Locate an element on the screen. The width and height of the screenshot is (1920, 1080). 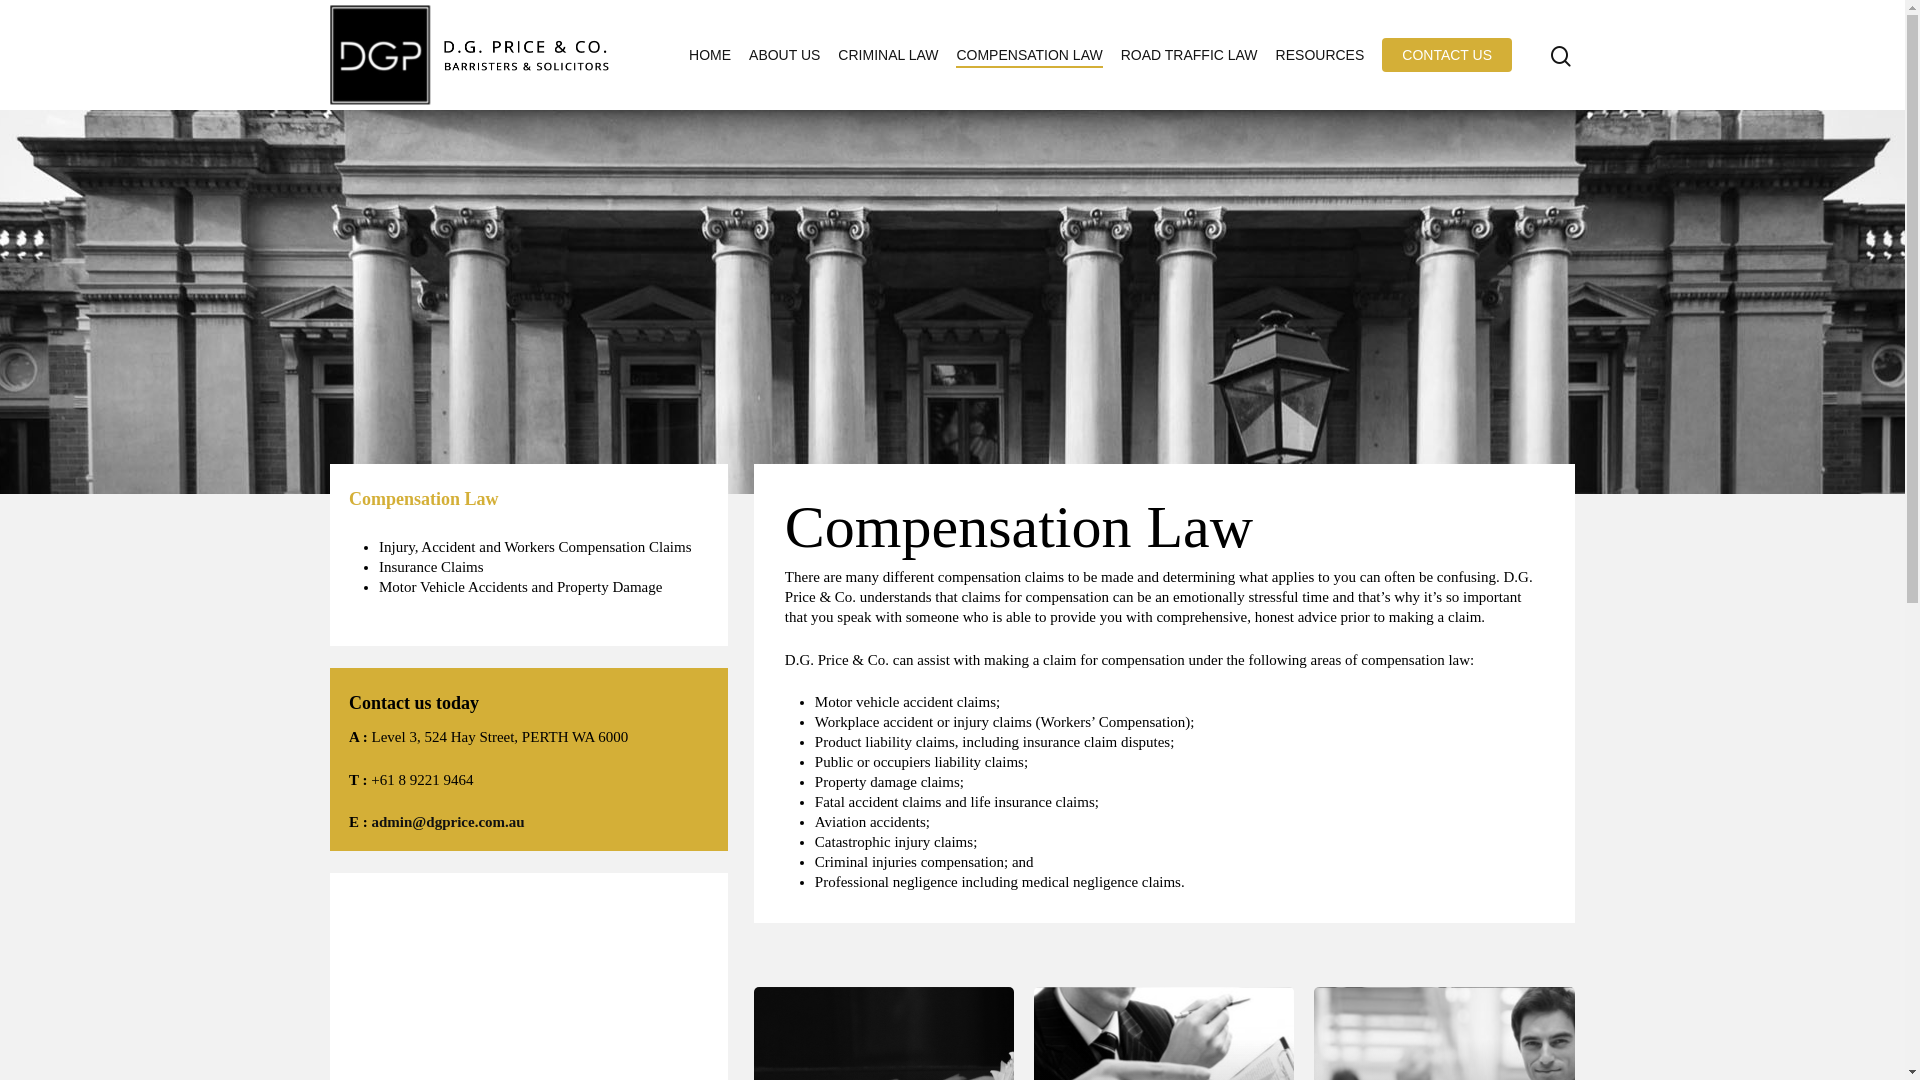
'ABOUT US' is located at coordinates (783, 53).